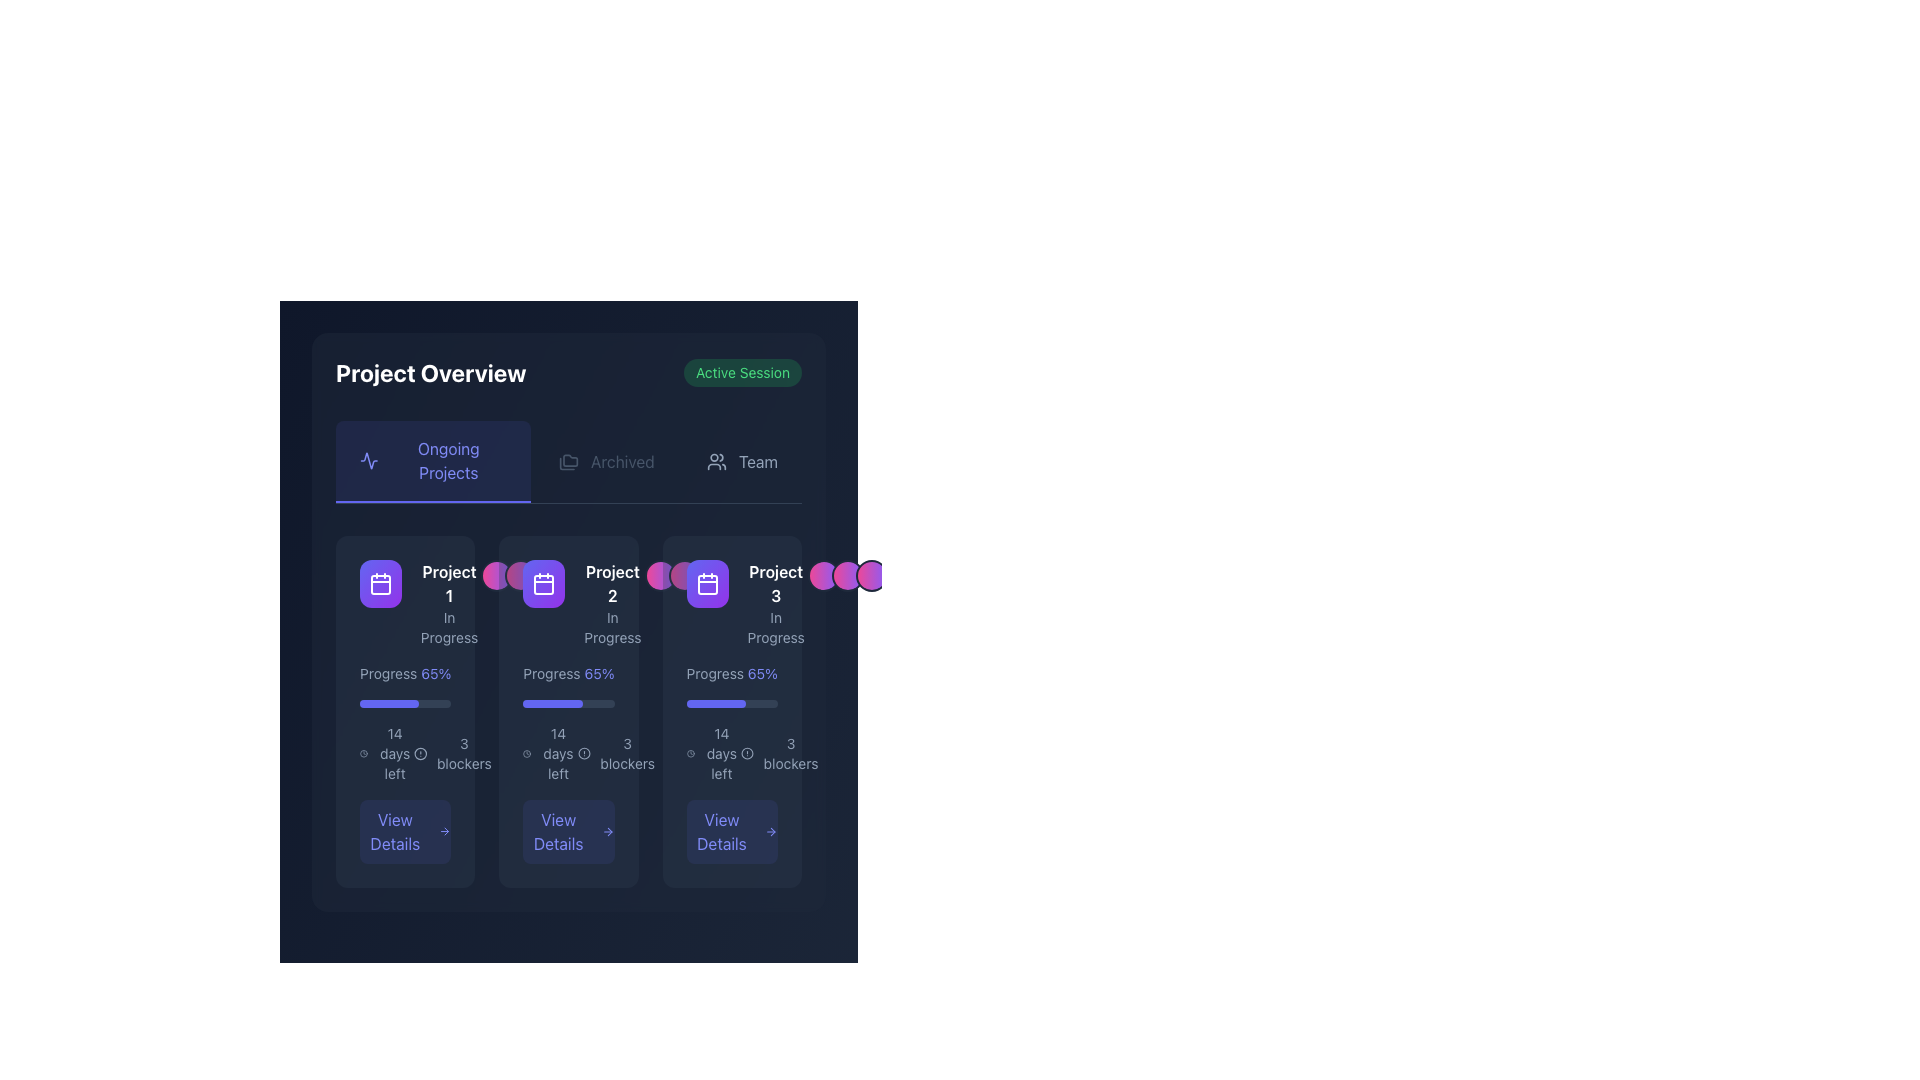  Describe the element at coordinates (567, 763) in the screenshot. I see `progress and timeframe information displayed in the lower middle section of the second card in the 'Project Overview' interface` at that location.